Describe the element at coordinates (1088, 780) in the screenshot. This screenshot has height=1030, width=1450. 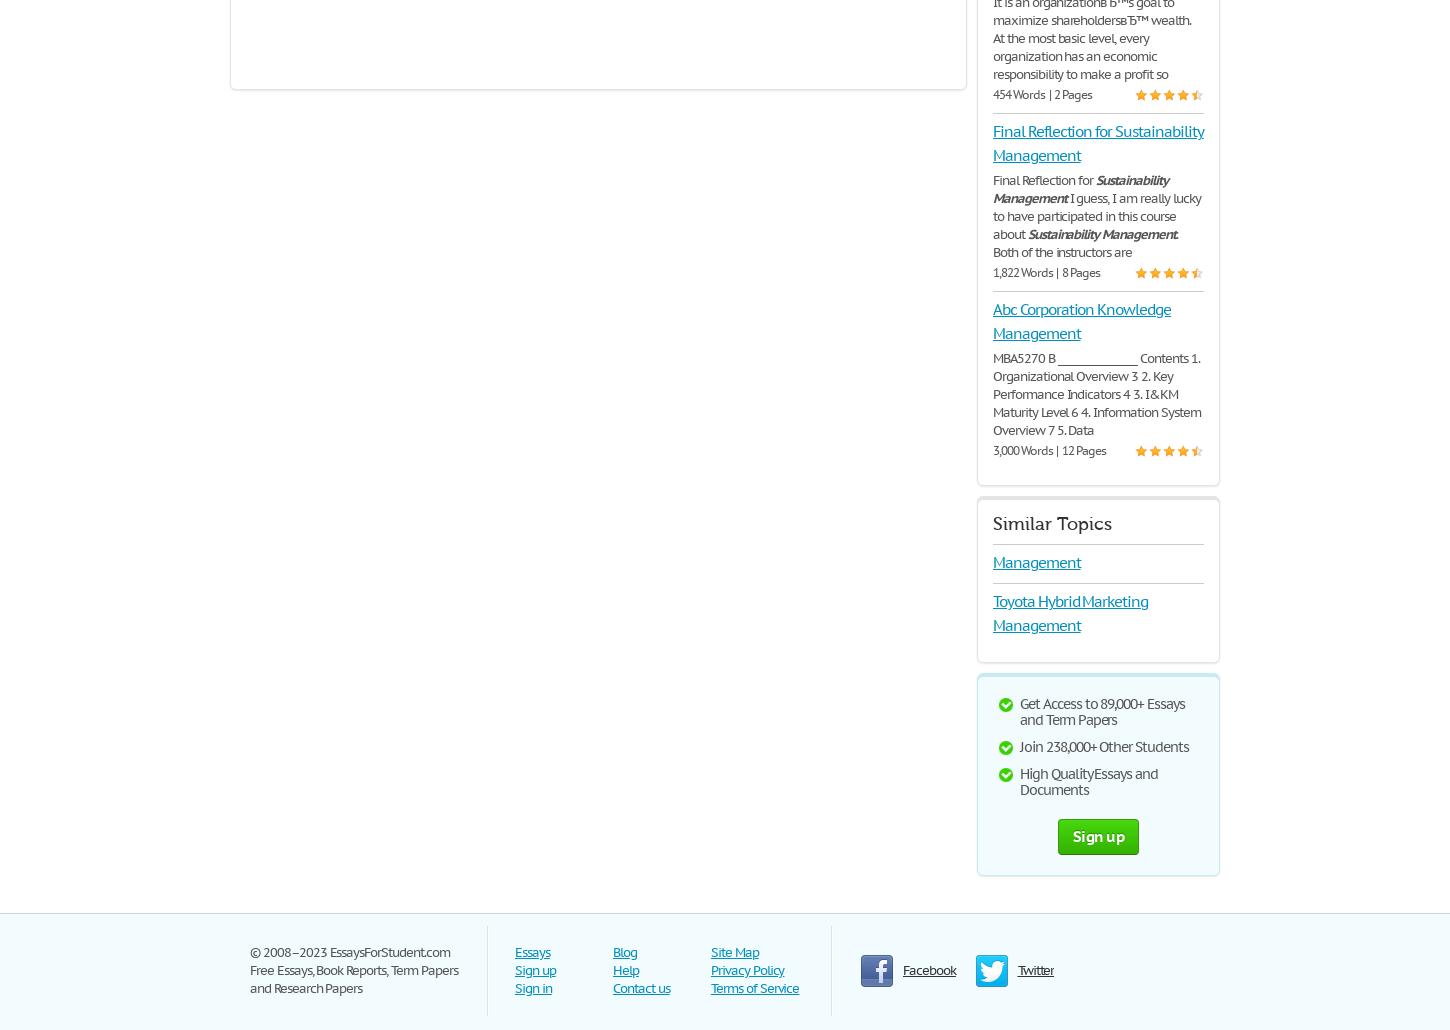
I see `'High Quality Essays and Documents'` at that location.